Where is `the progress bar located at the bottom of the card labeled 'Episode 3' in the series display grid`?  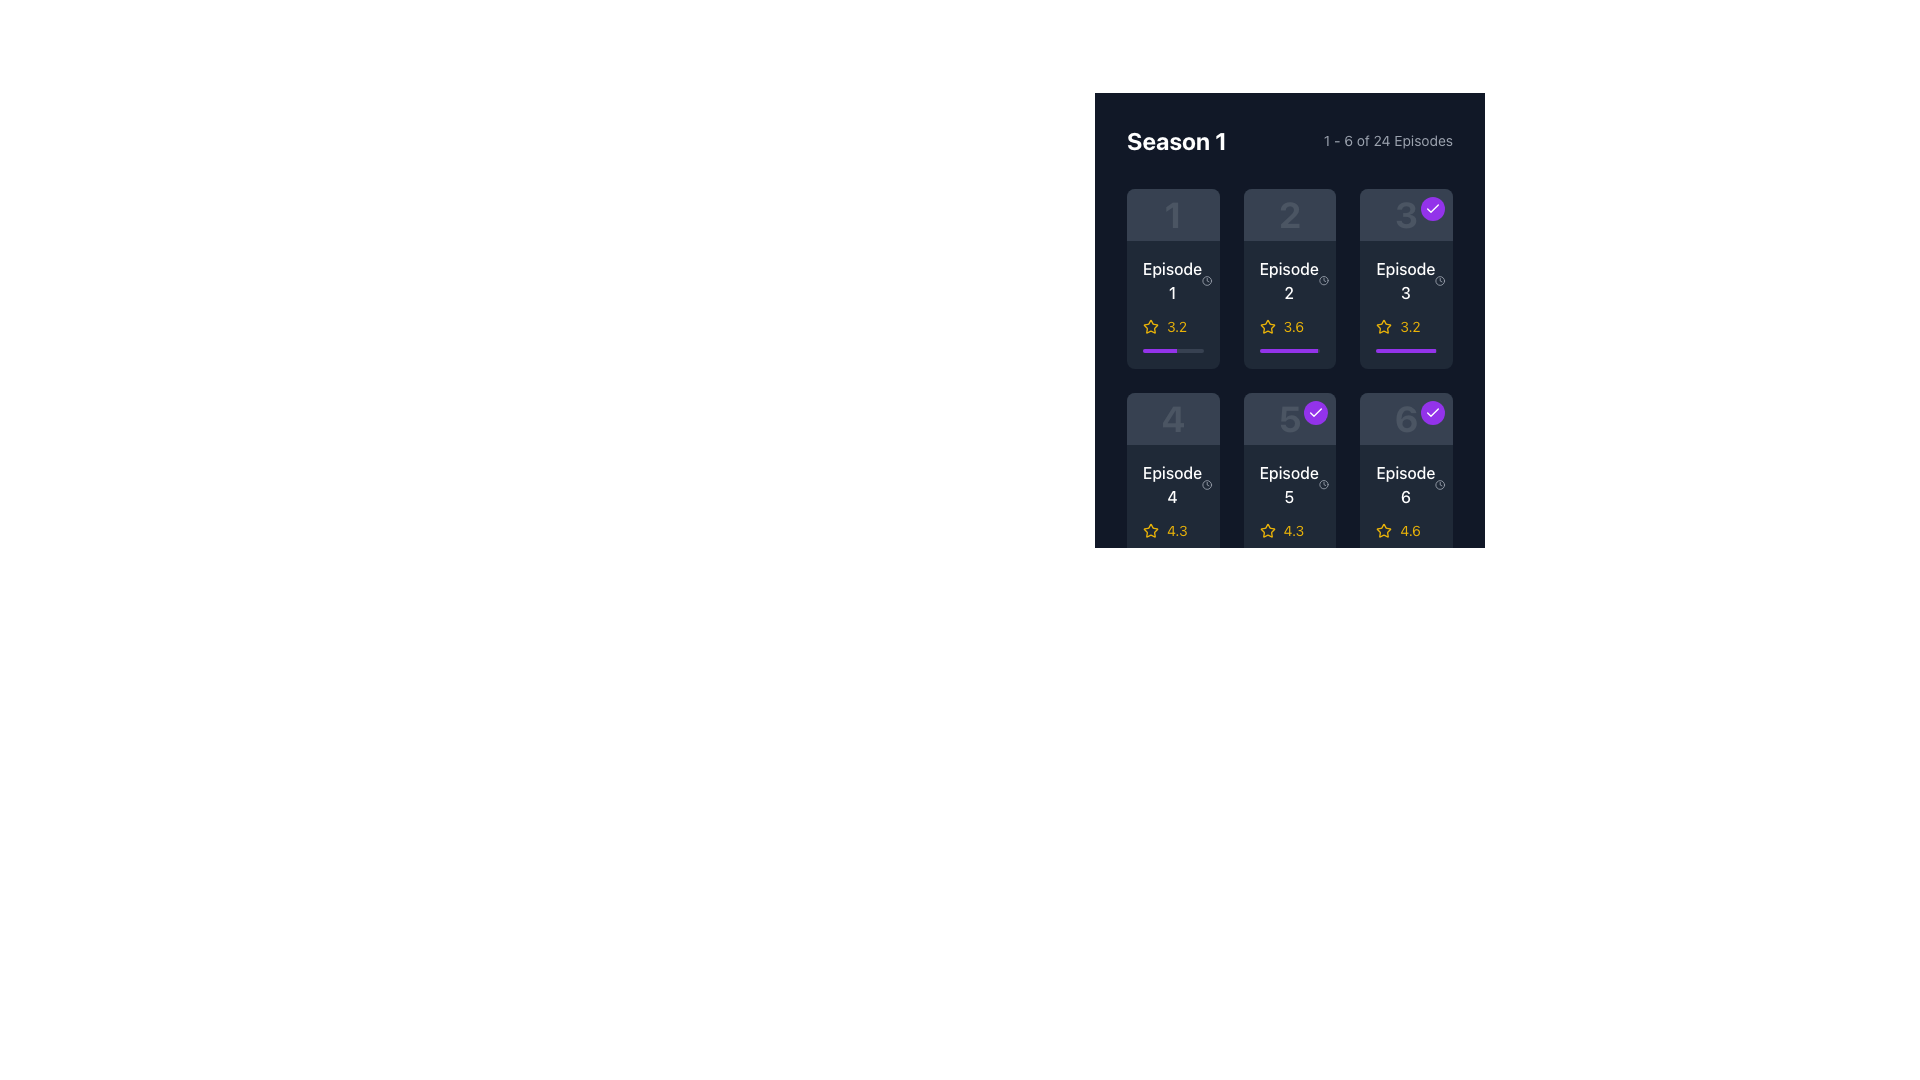
the progress bar located at the bottom of the card labeled 'Episode 3' in the series display grid is located at coordinates (1405, 350).